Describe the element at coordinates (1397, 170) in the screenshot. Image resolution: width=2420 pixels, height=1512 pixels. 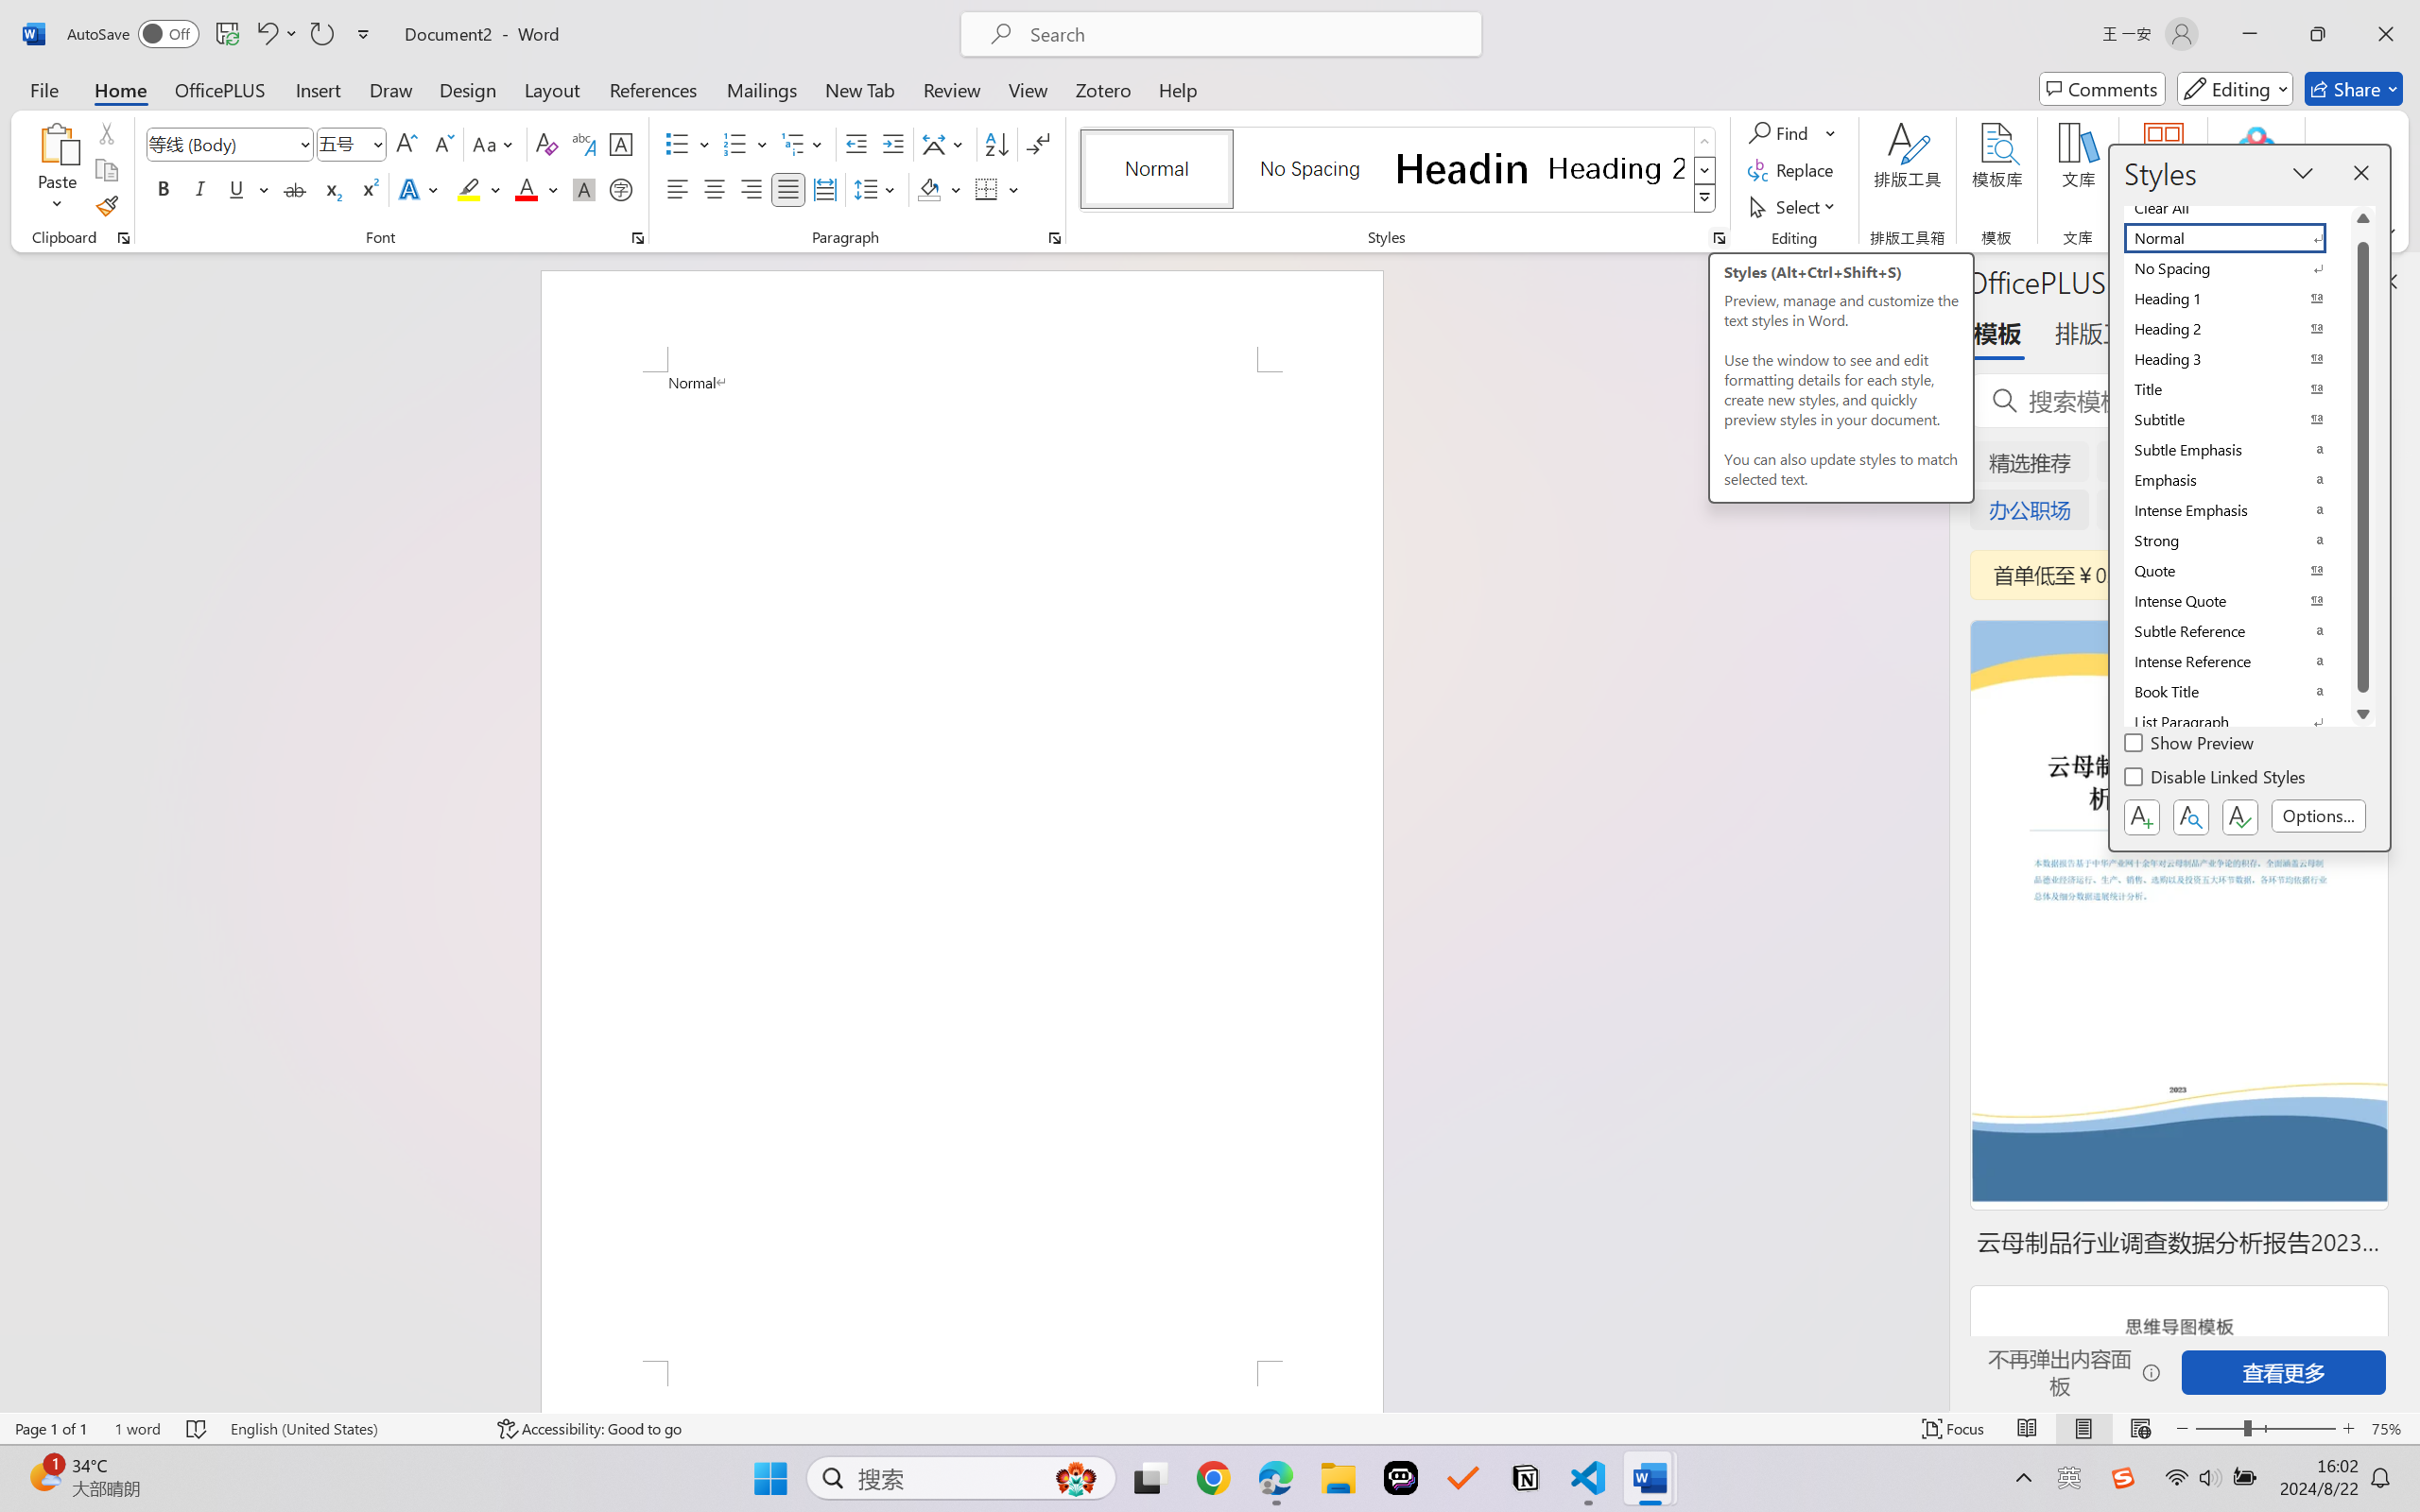
I see `'AutomationID: QuickStylesGallery'` at that location.